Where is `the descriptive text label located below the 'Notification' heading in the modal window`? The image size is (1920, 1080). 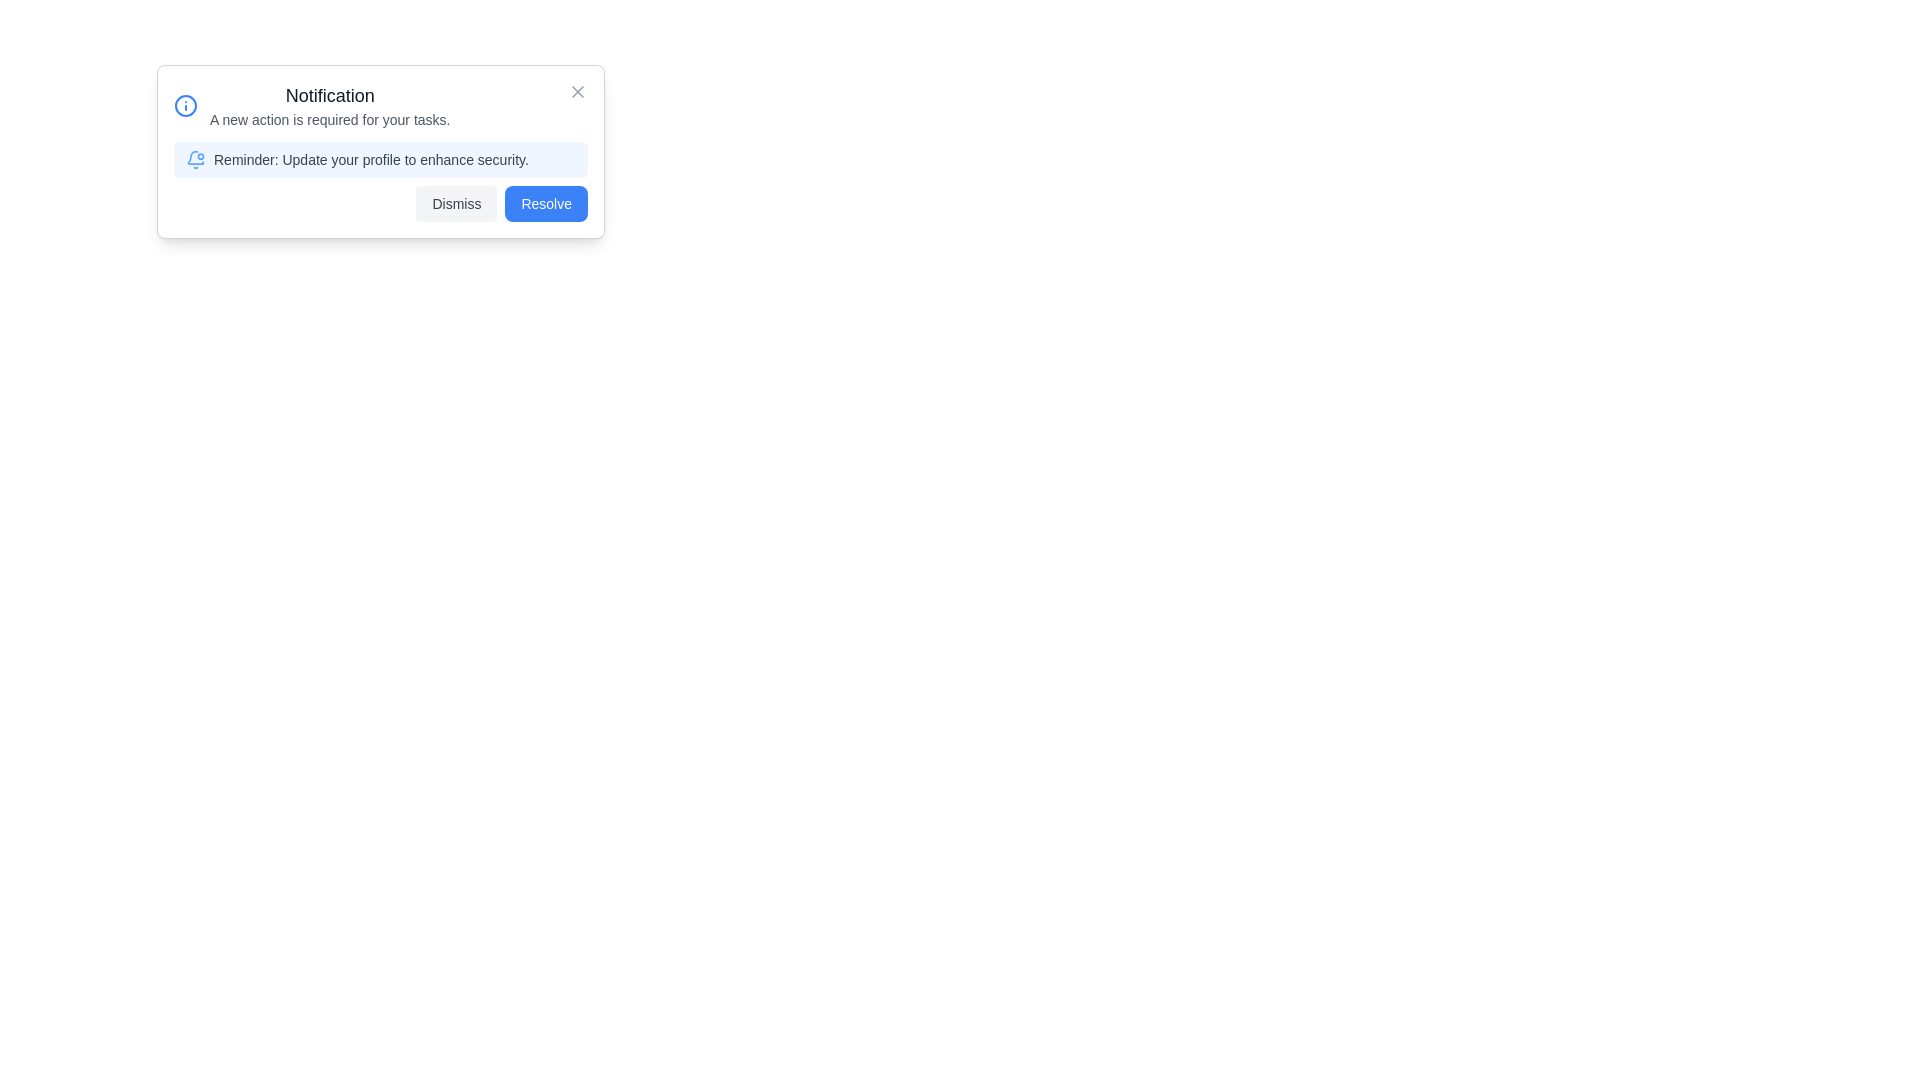
the descriptive text label located below the 'Notification' heading in the modal window is located at coordinates (330, 119).